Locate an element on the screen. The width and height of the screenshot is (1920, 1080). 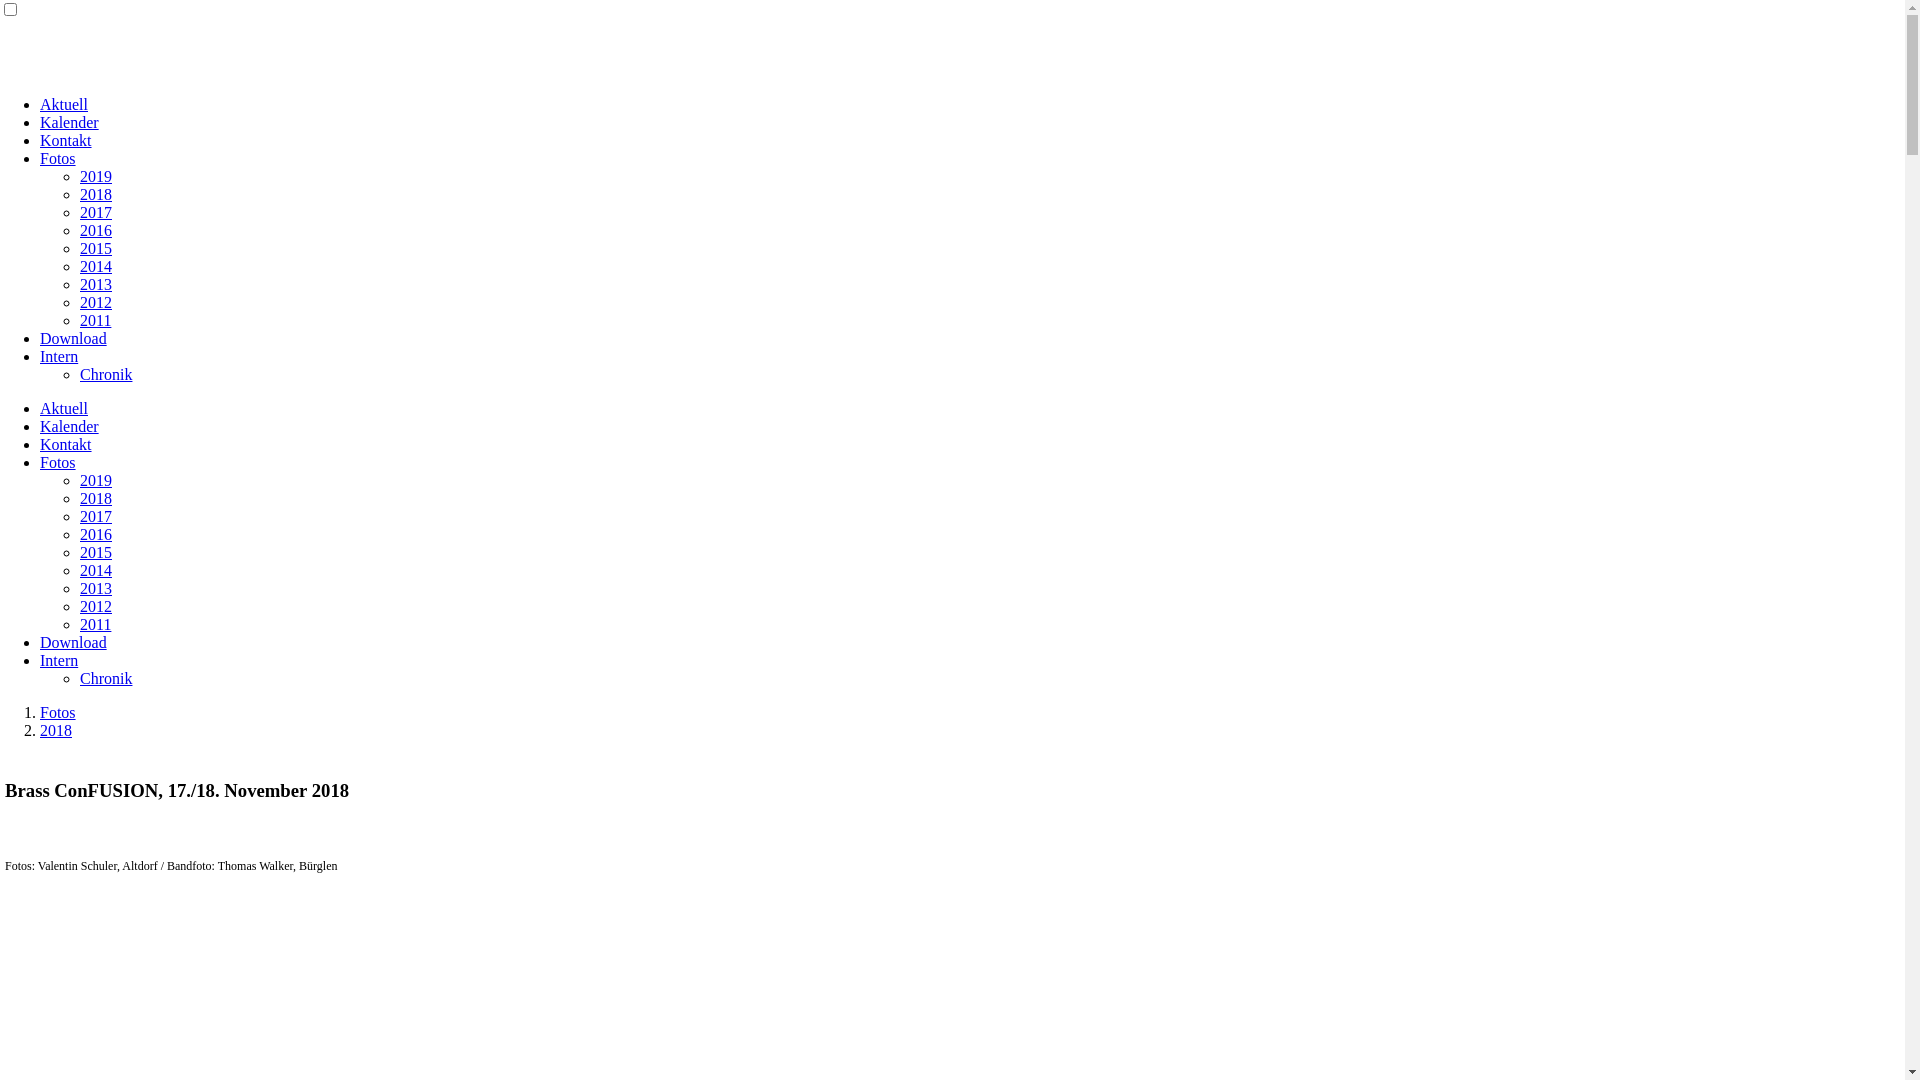
'2016' is located at coordinates (95, 229).